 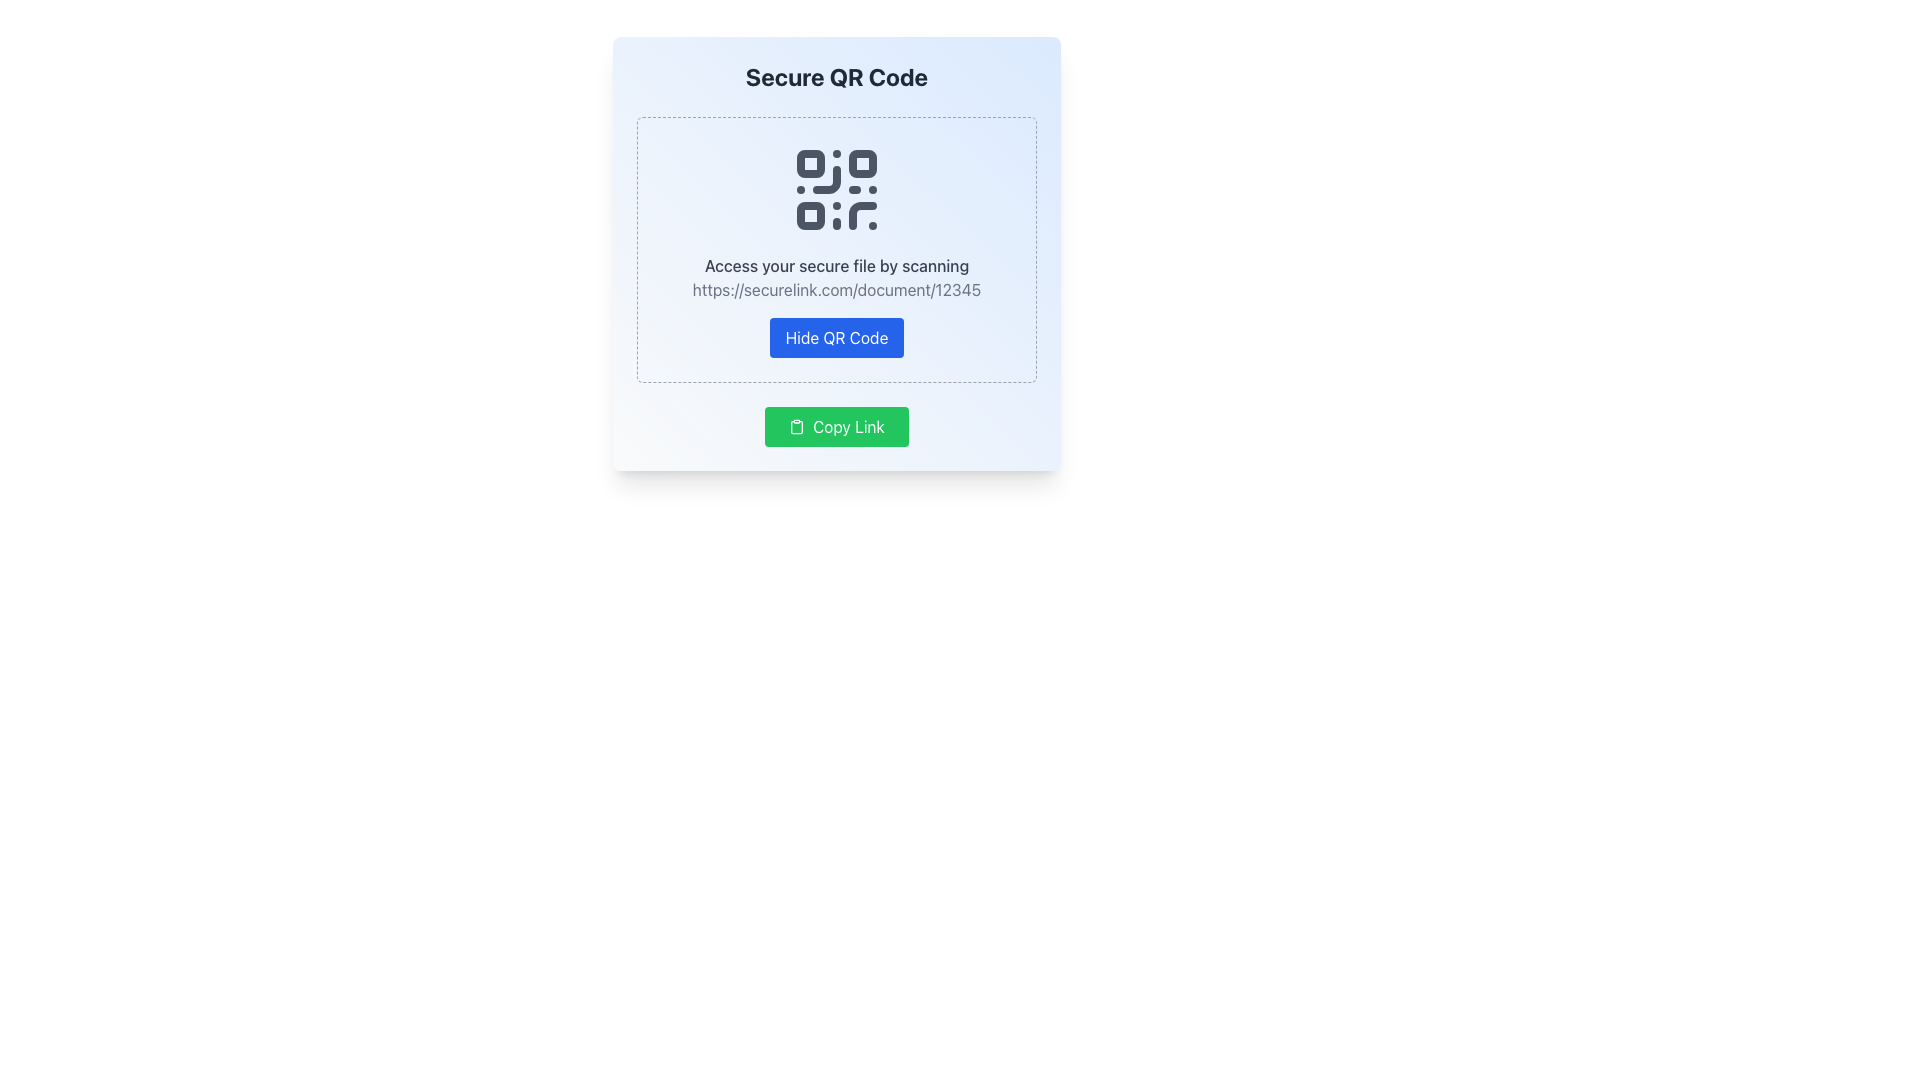 What do you see at coordinates (836, 277) in the screenshot?
I see `hyperlink in the Text Block located below the QR code icon and above the 'Hide QR Code' button` at bounding box center [836, 277].